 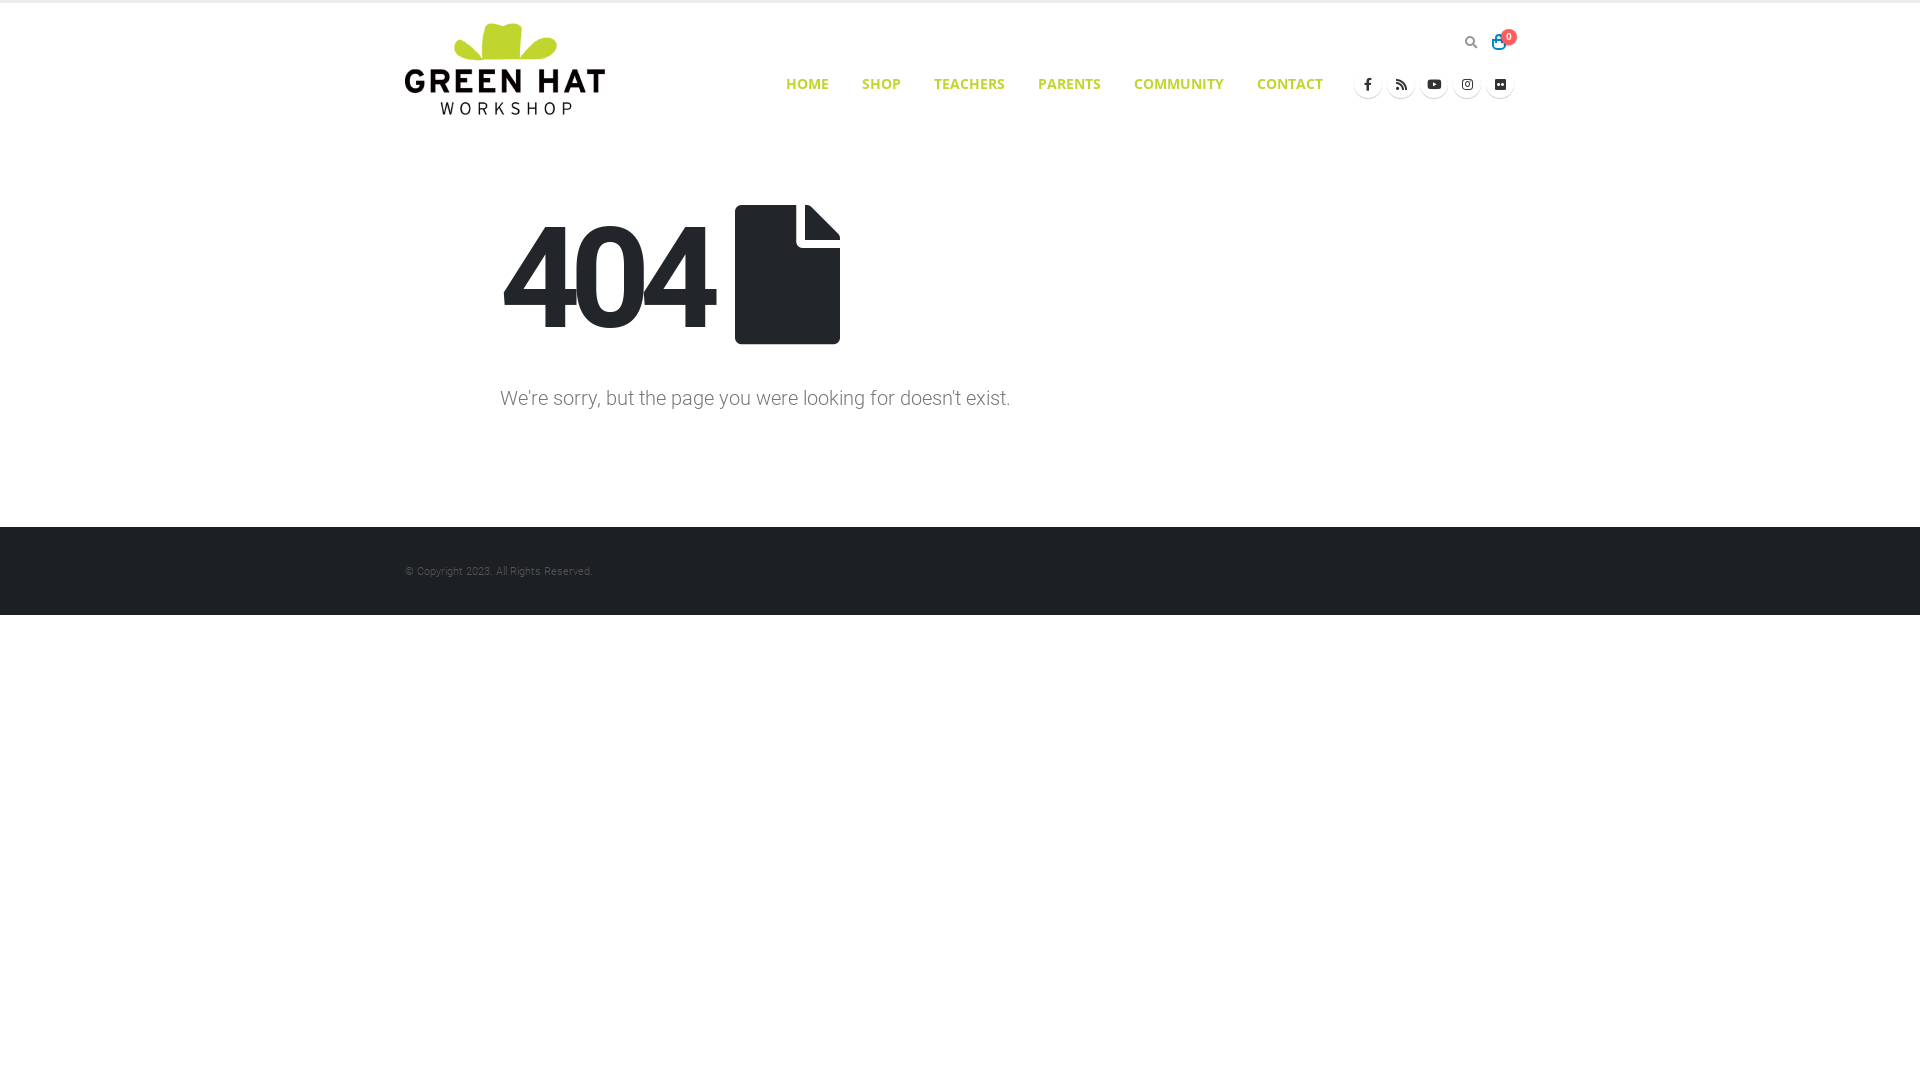 I want to click on 'RSS', so click(x=1400, y=83).